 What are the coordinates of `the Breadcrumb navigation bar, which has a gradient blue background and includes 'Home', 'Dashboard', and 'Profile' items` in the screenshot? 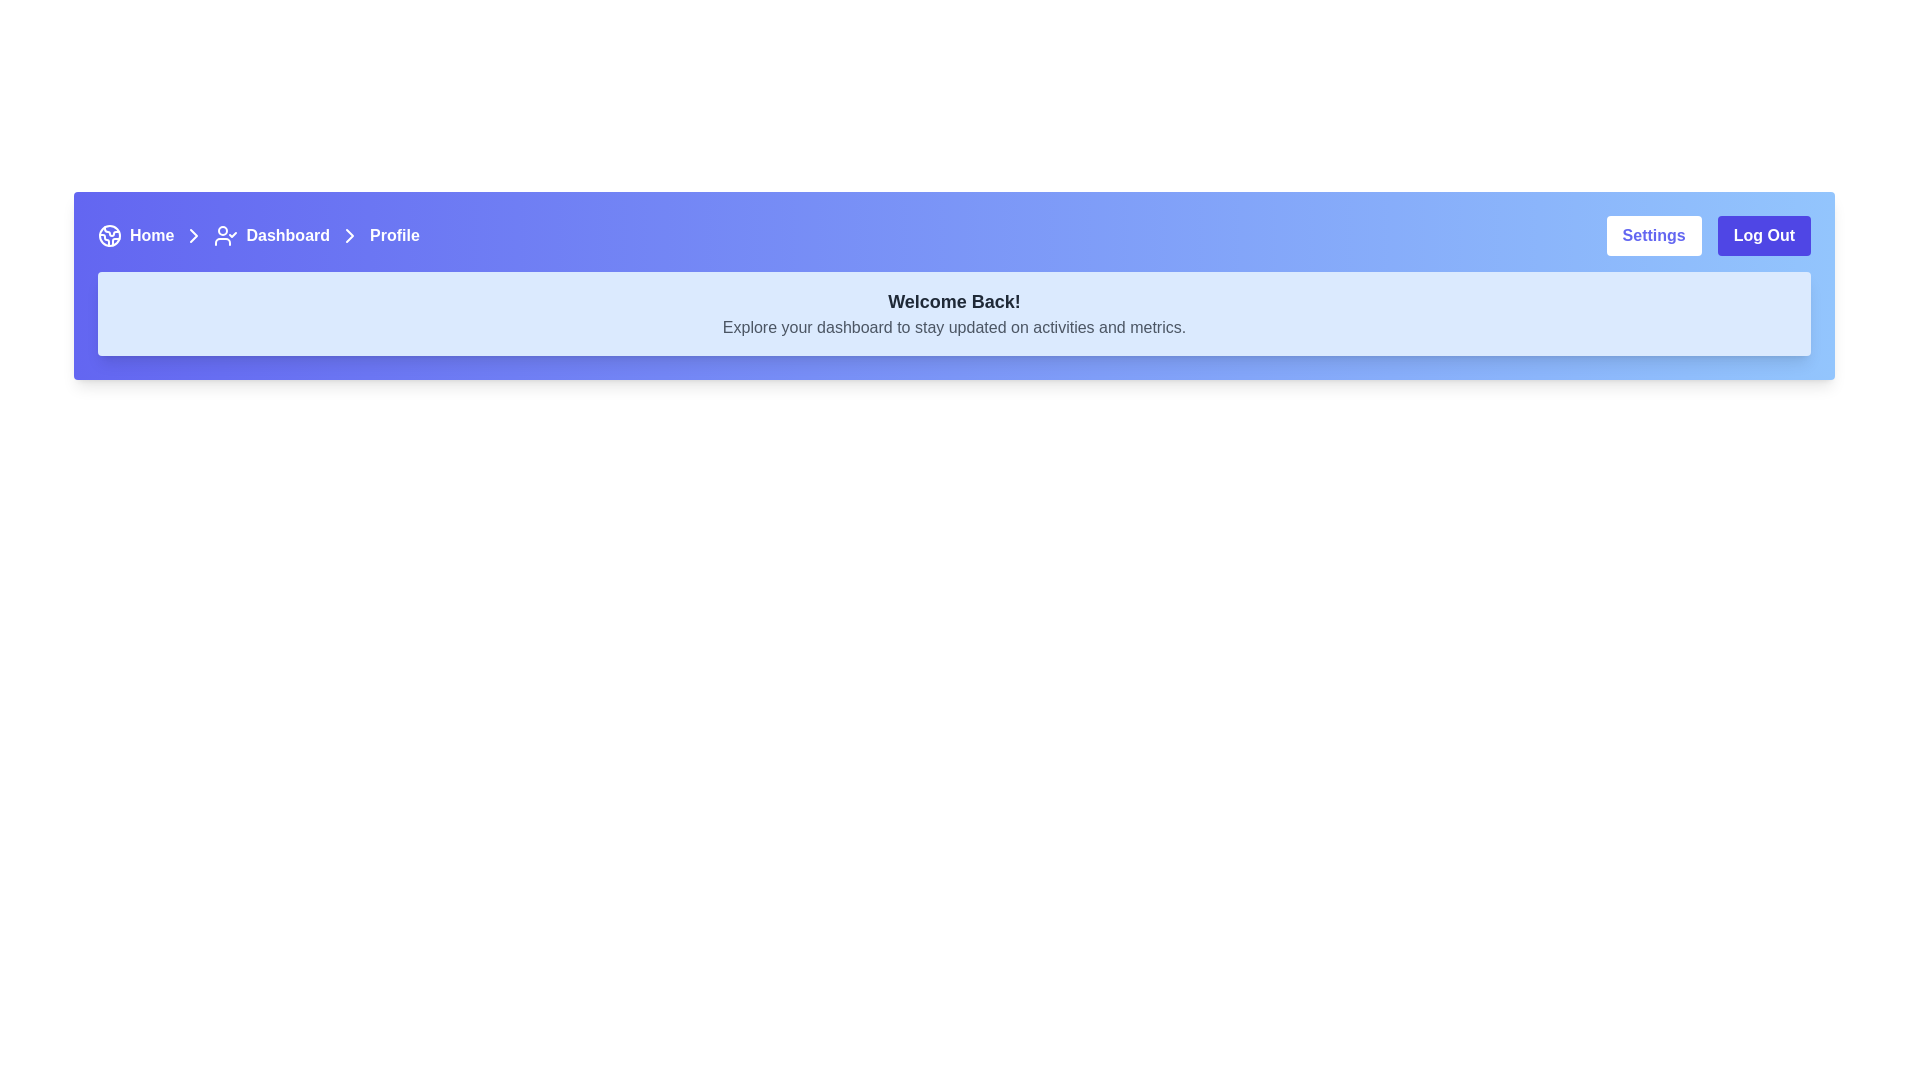 It's located at (953, 234).